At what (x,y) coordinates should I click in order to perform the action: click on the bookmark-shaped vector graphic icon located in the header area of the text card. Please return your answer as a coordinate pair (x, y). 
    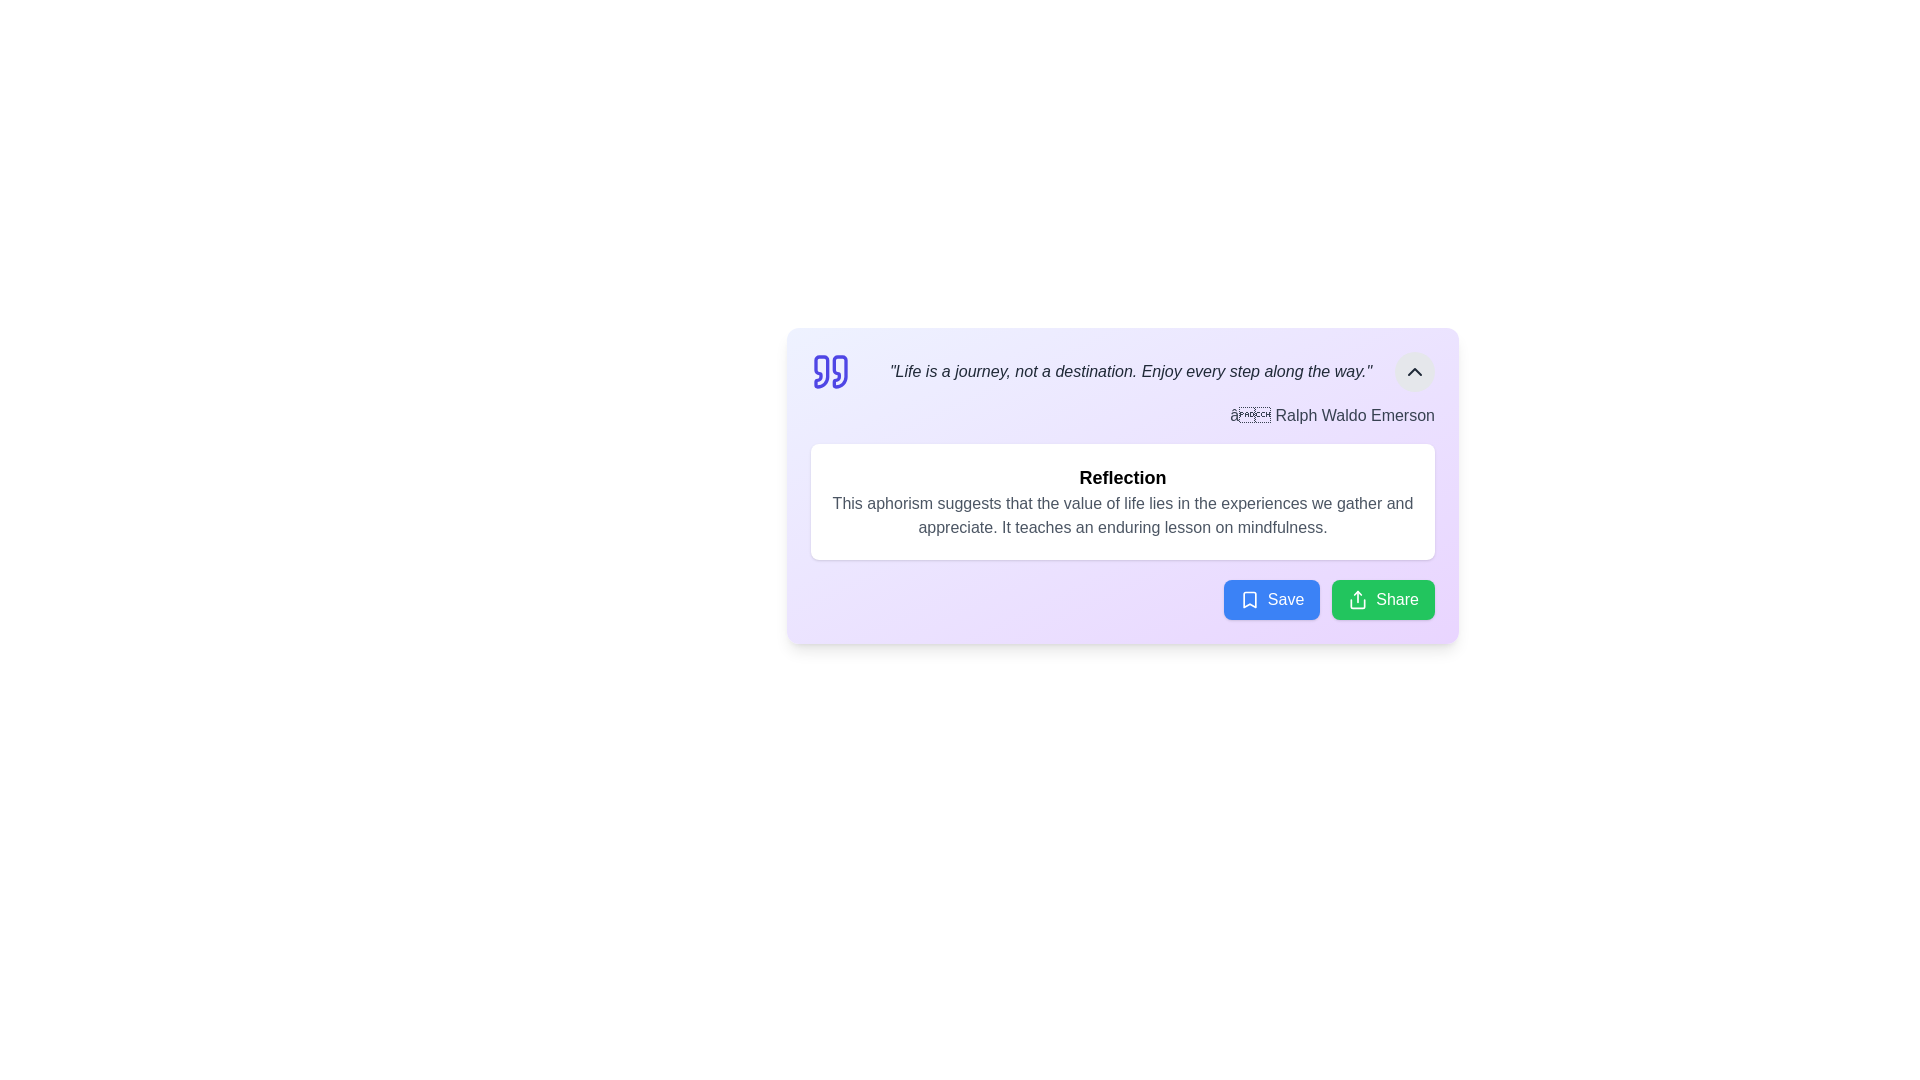
    Looking at the image, I should click on (1248, 599).